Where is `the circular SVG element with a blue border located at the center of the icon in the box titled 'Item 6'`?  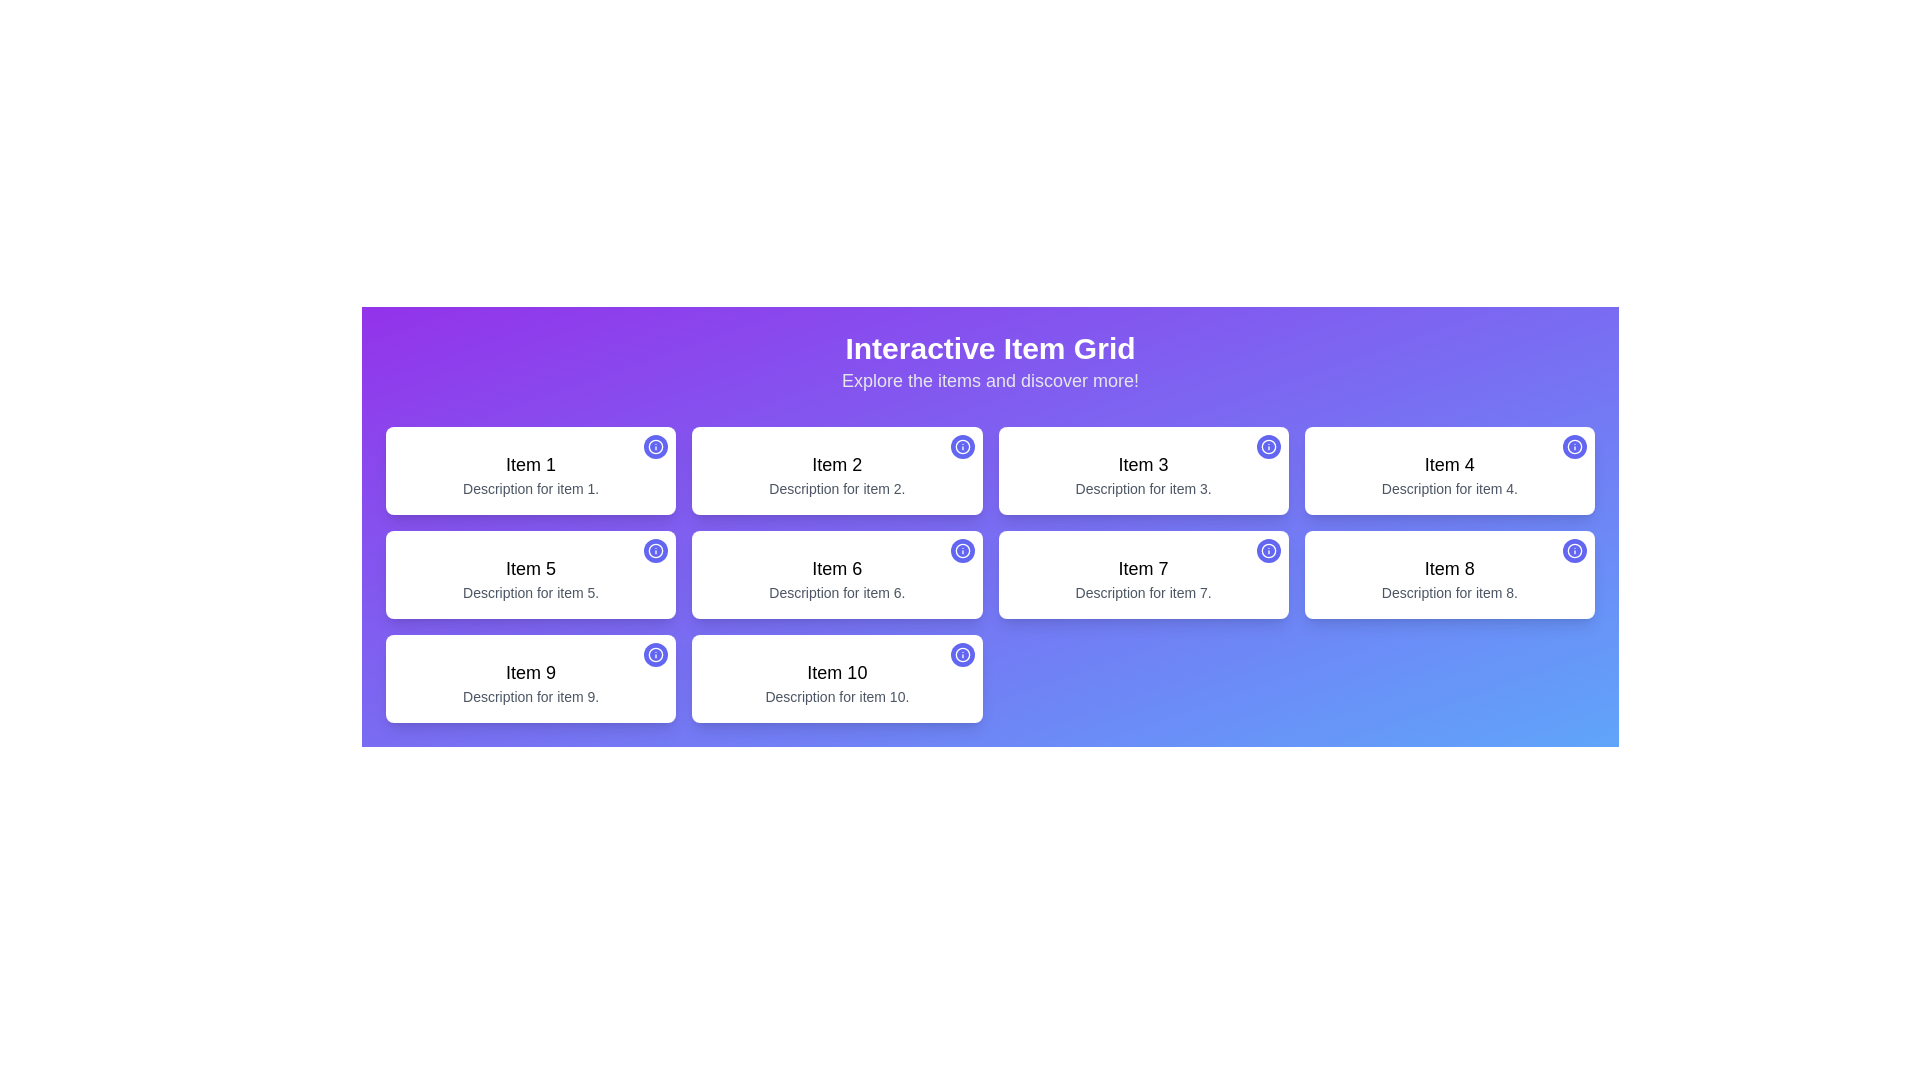
the circular SVG element with a blue border located at the center of the icon in the box titled 'Item 6' is located at coordinates (962, 551).